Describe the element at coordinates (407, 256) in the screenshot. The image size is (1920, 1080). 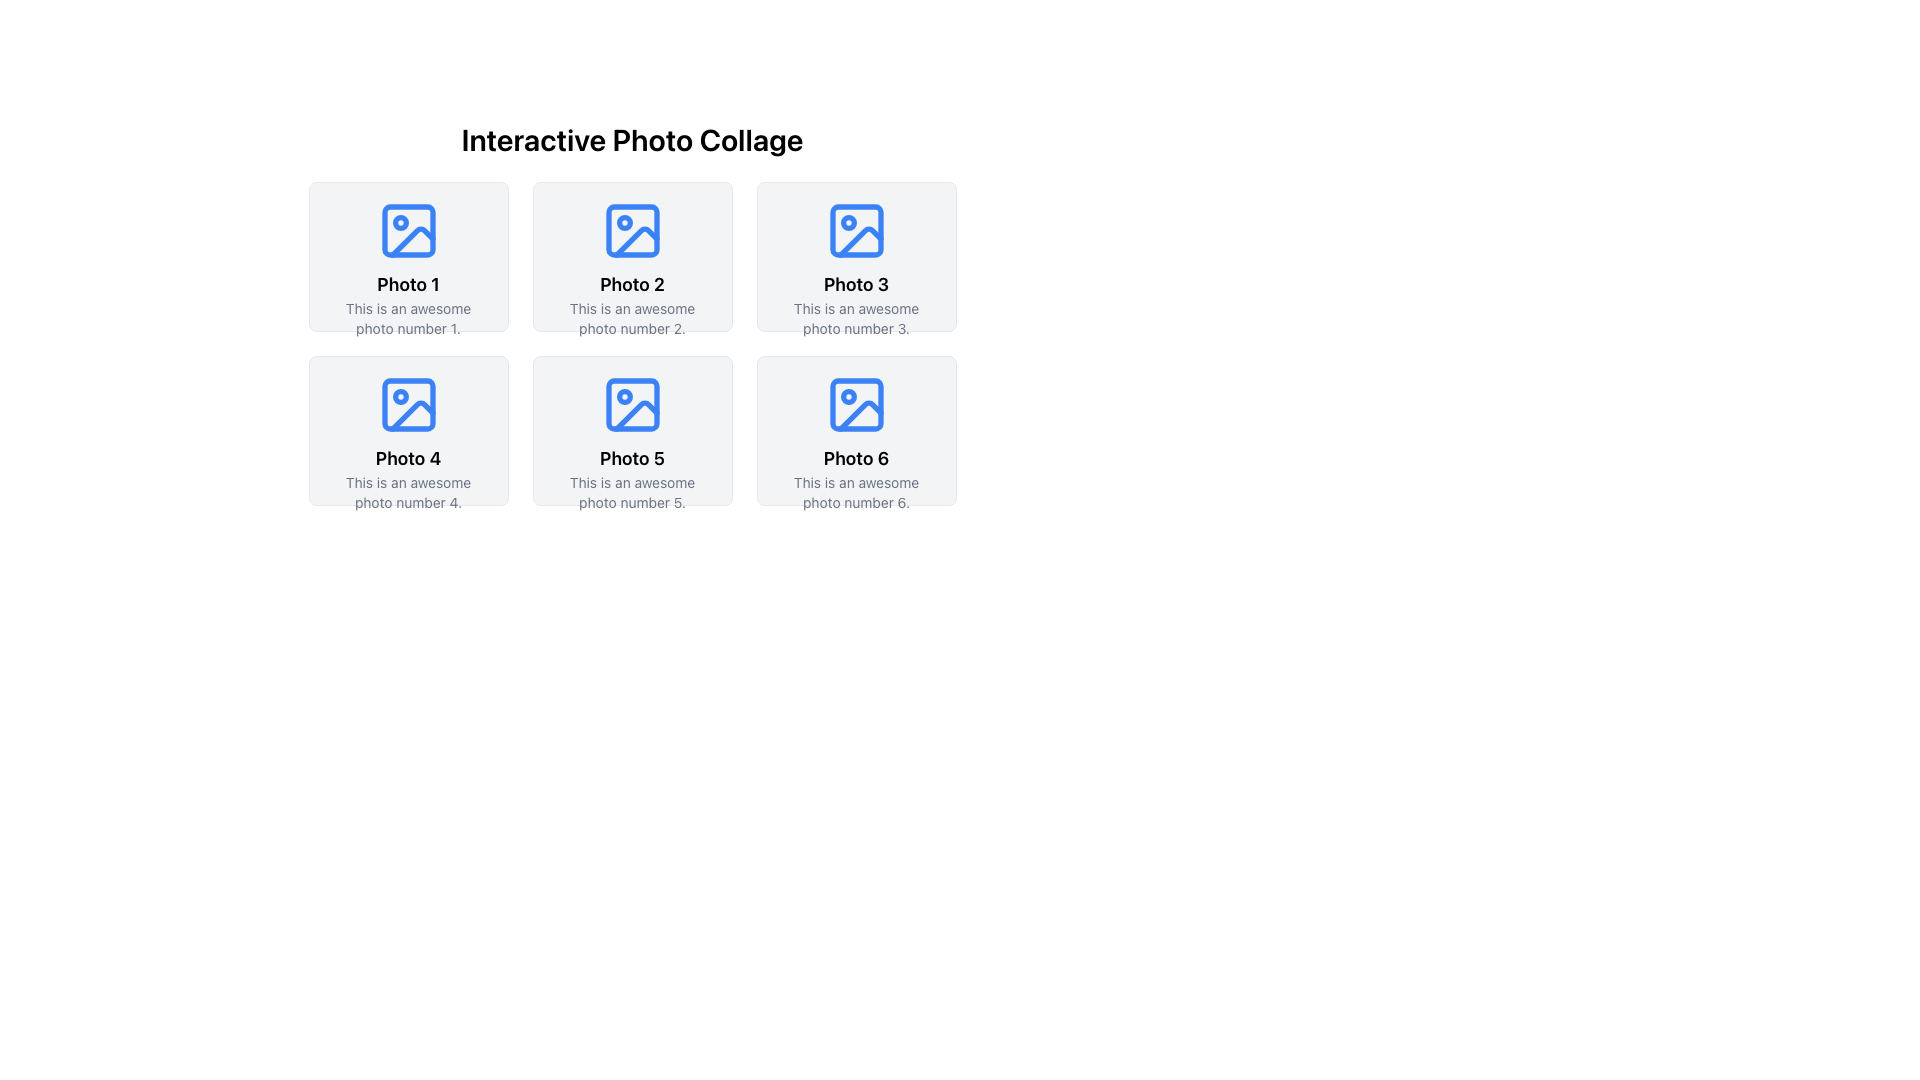
I see `the magnifying glass icon in the upper left card labeled 'Photo 1', which symbolizes a 'zoom in' action and is styled with a blue color scheme` at that location.